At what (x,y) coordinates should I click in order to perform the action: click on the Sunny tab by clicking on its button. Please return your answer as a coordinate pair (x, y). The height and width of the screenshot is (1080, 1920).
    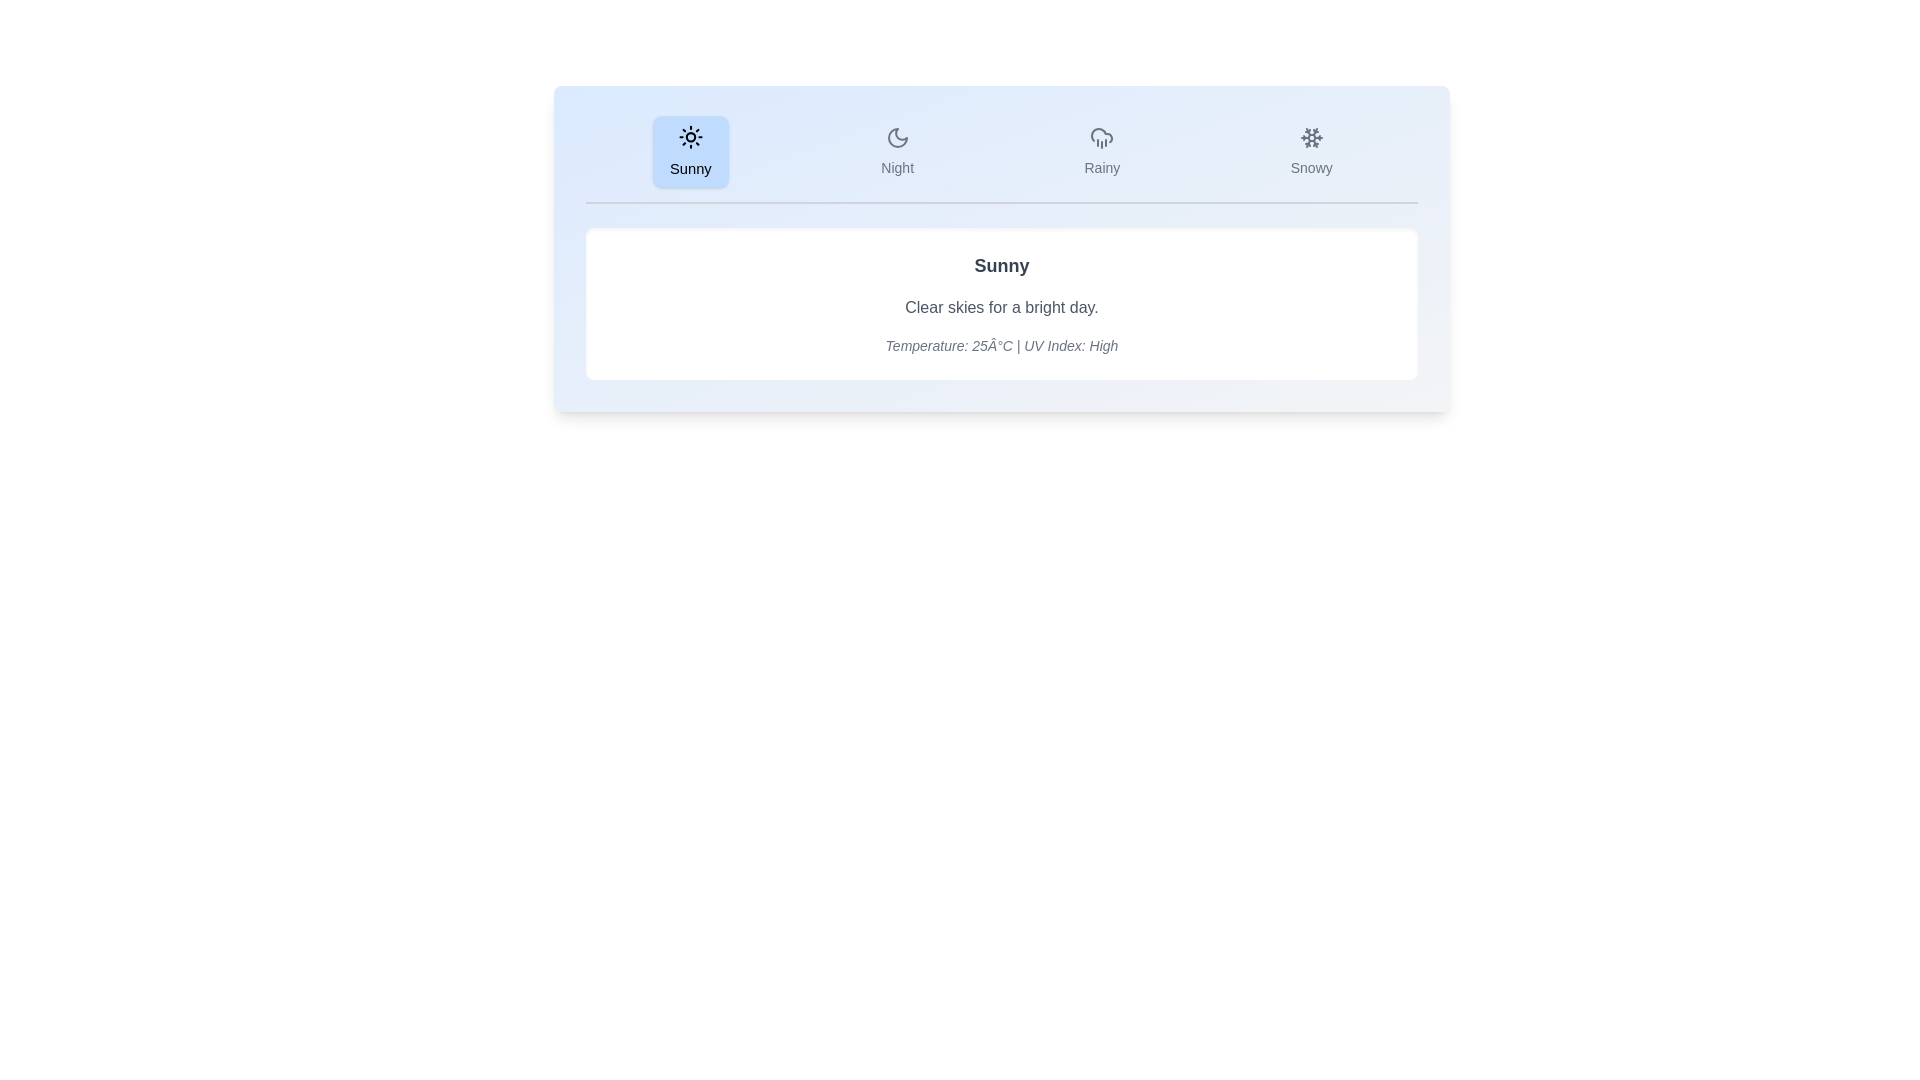
    Looking at the image, I should click on (691, 150).